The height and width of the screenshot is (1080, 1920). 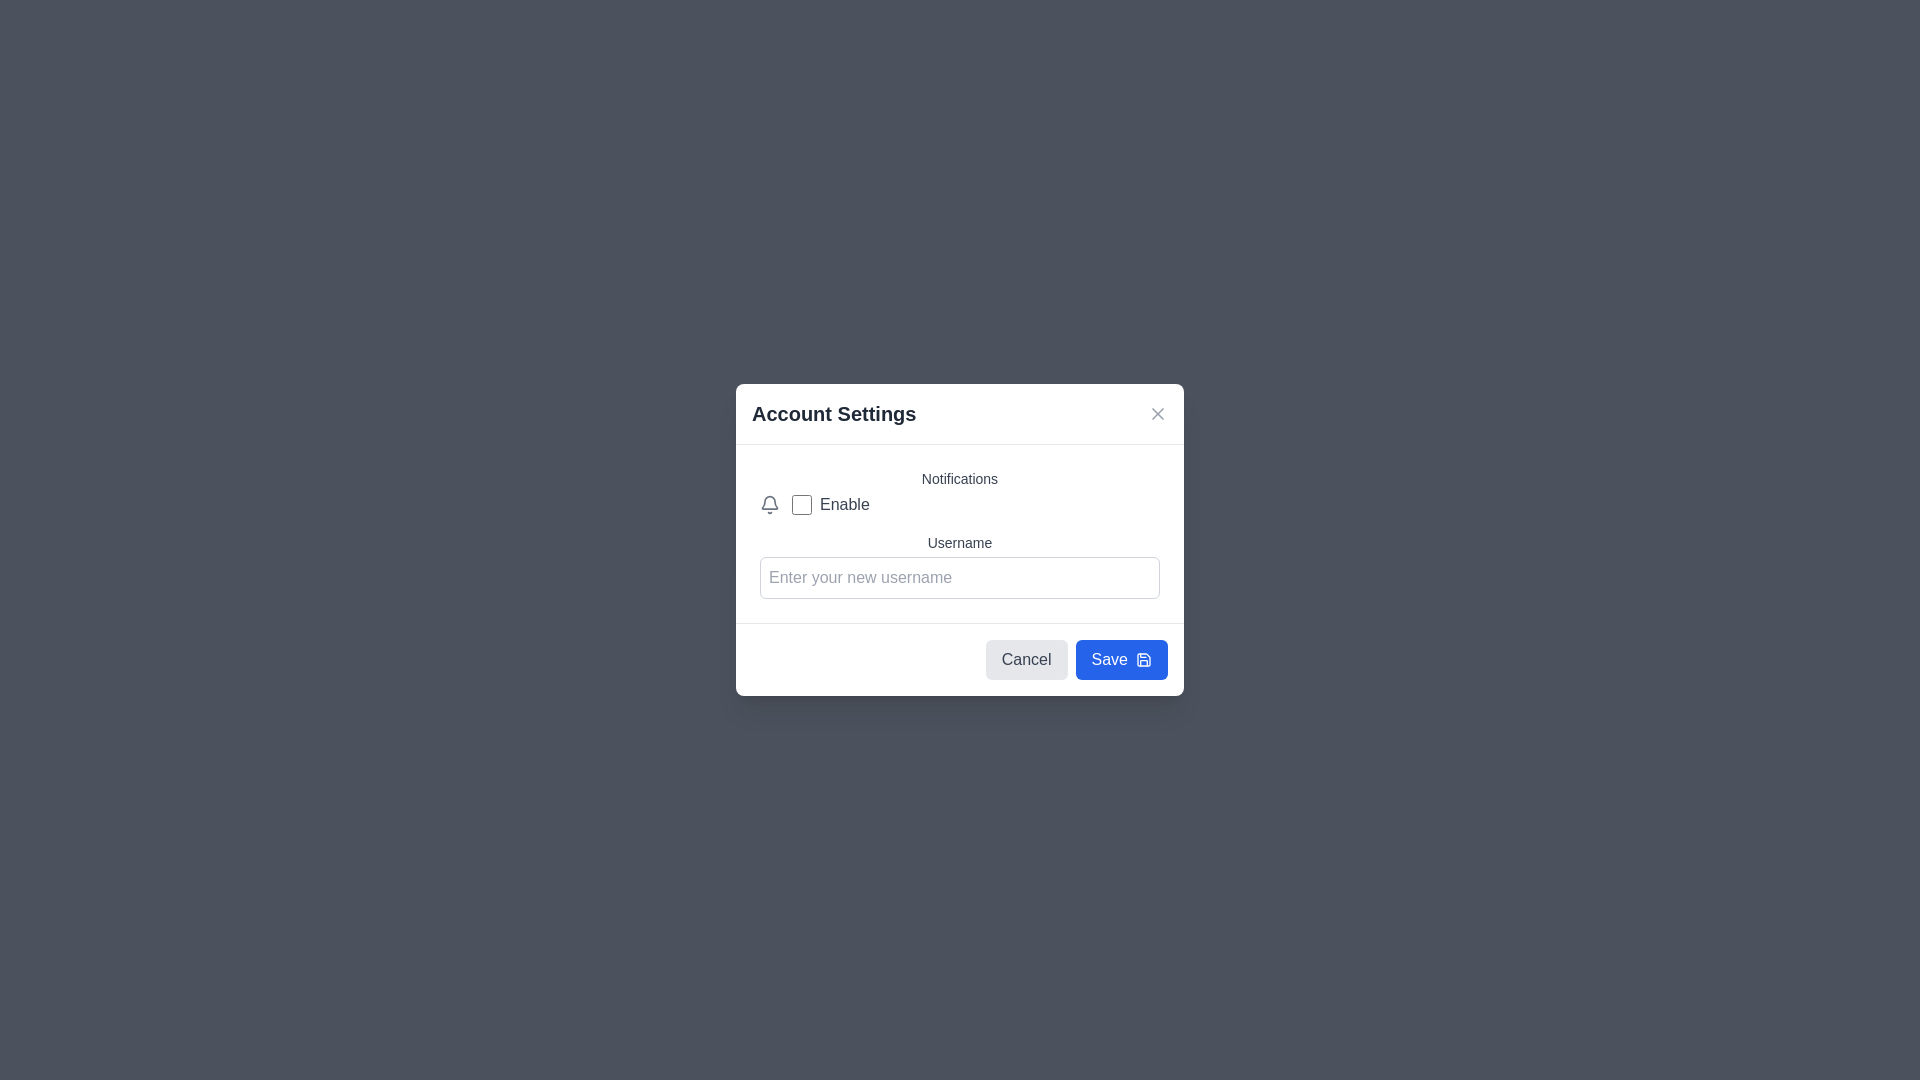 I want to click on the input field for 'Username' in the 'Account Settings' modal to focus and type, so click(x=960, y=566).